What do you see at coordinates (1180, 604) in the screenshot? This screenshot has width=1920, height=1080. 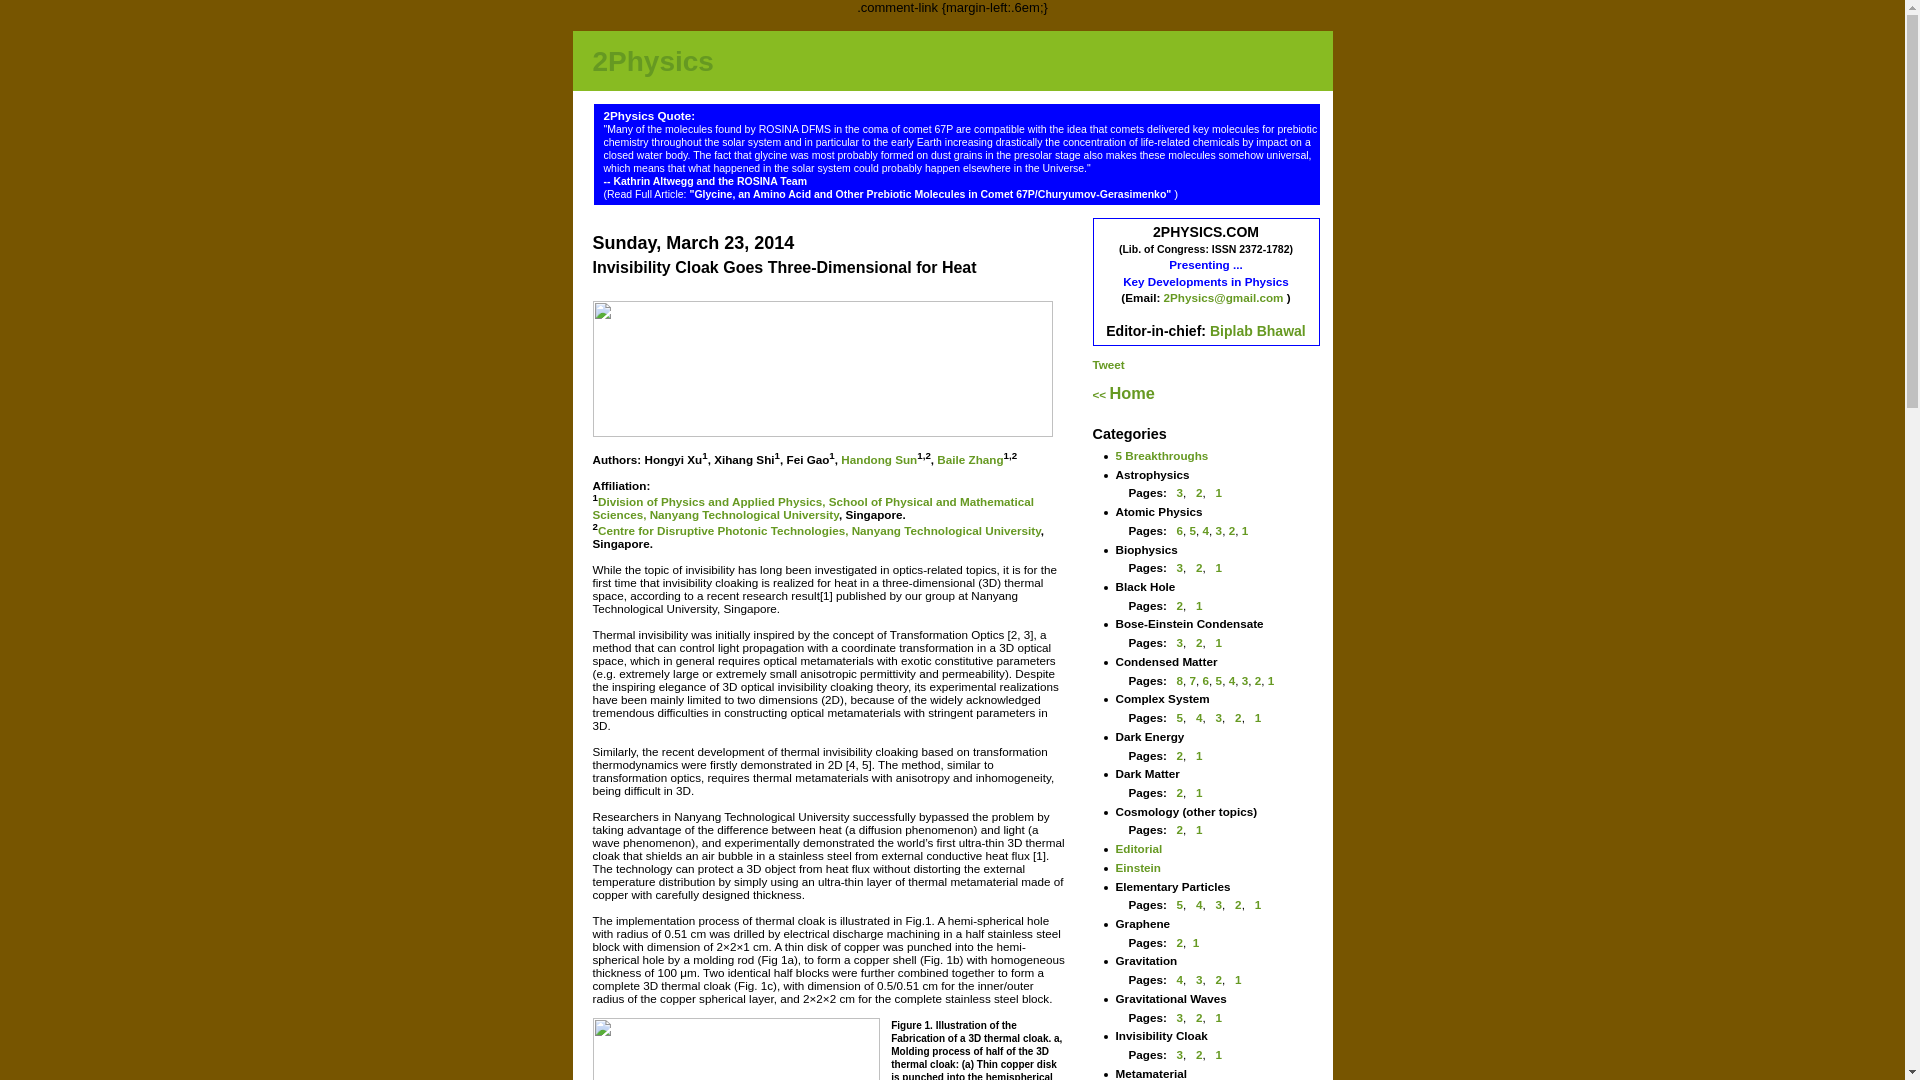 I see `'2'` at bounding box center [1180, 604].